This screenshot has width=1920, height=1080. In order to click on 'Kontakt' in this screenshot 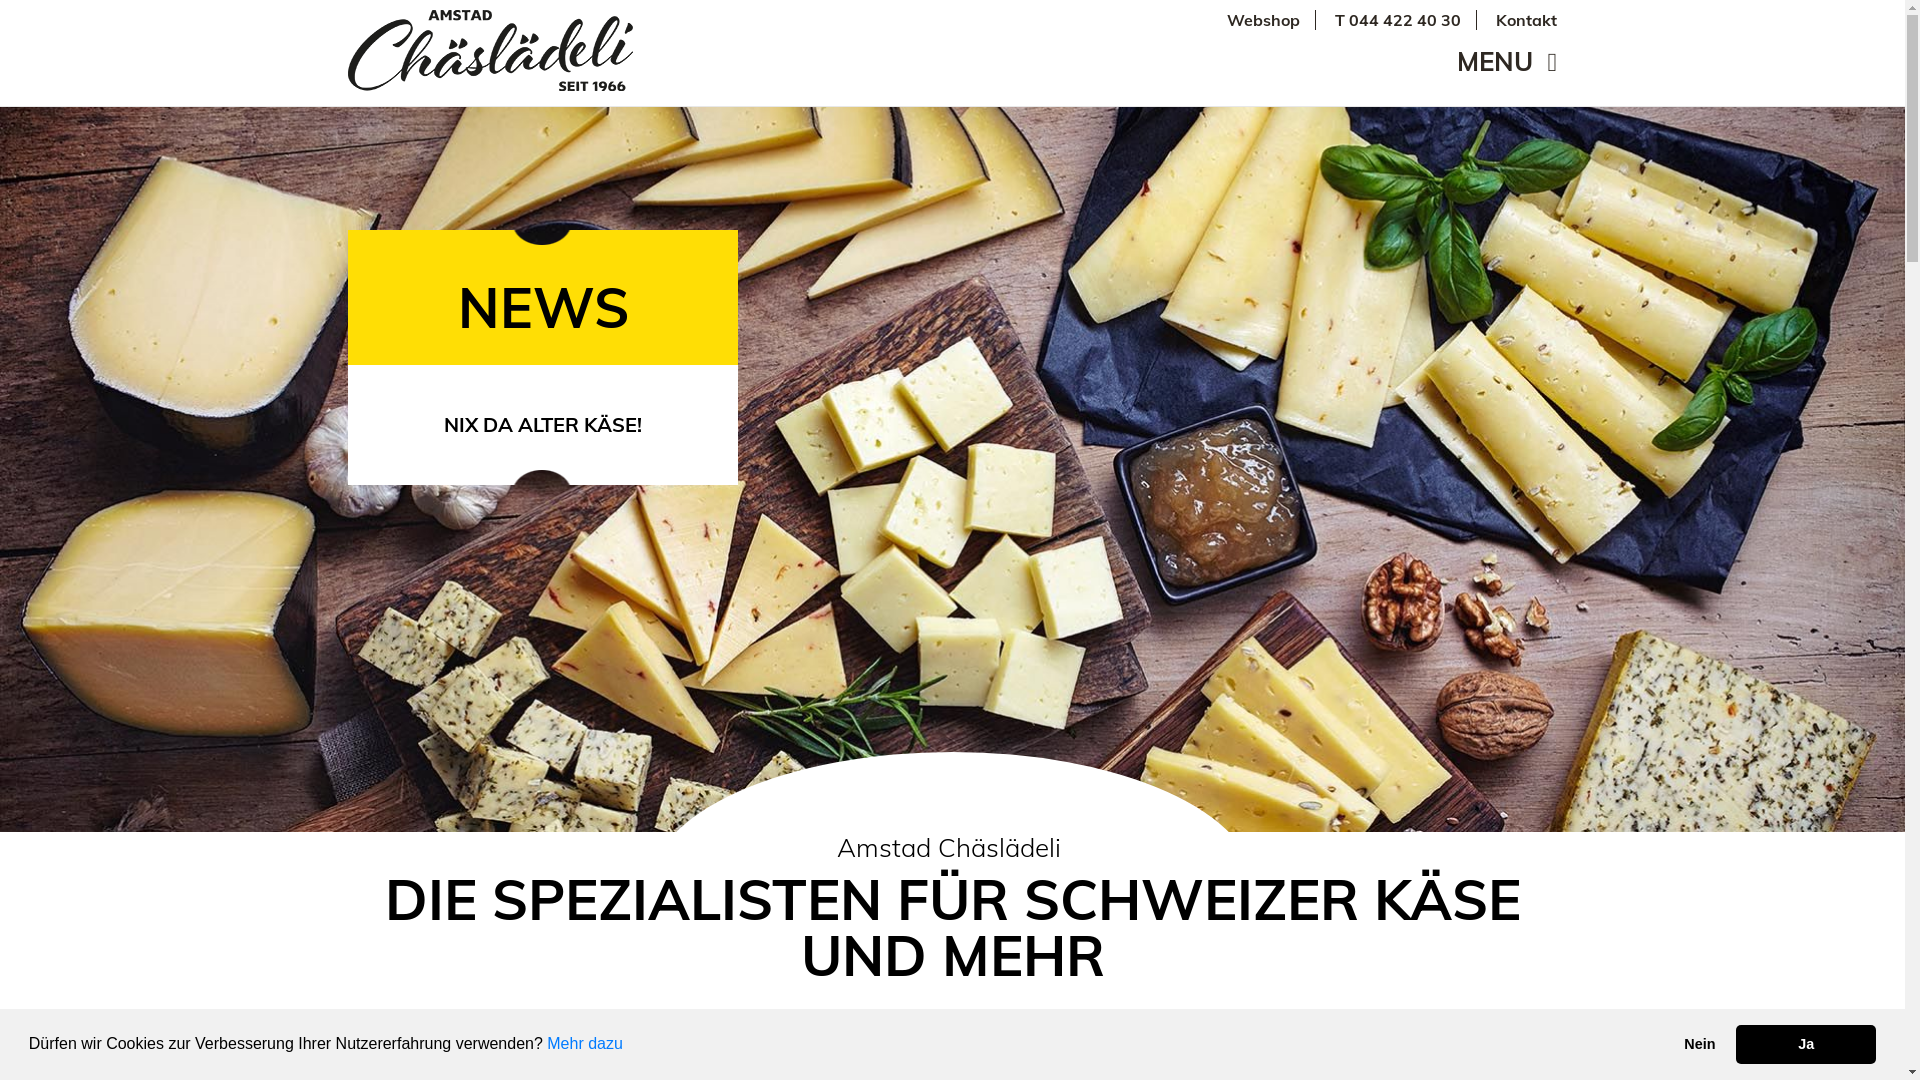, I will do `click(1525, 19)`.